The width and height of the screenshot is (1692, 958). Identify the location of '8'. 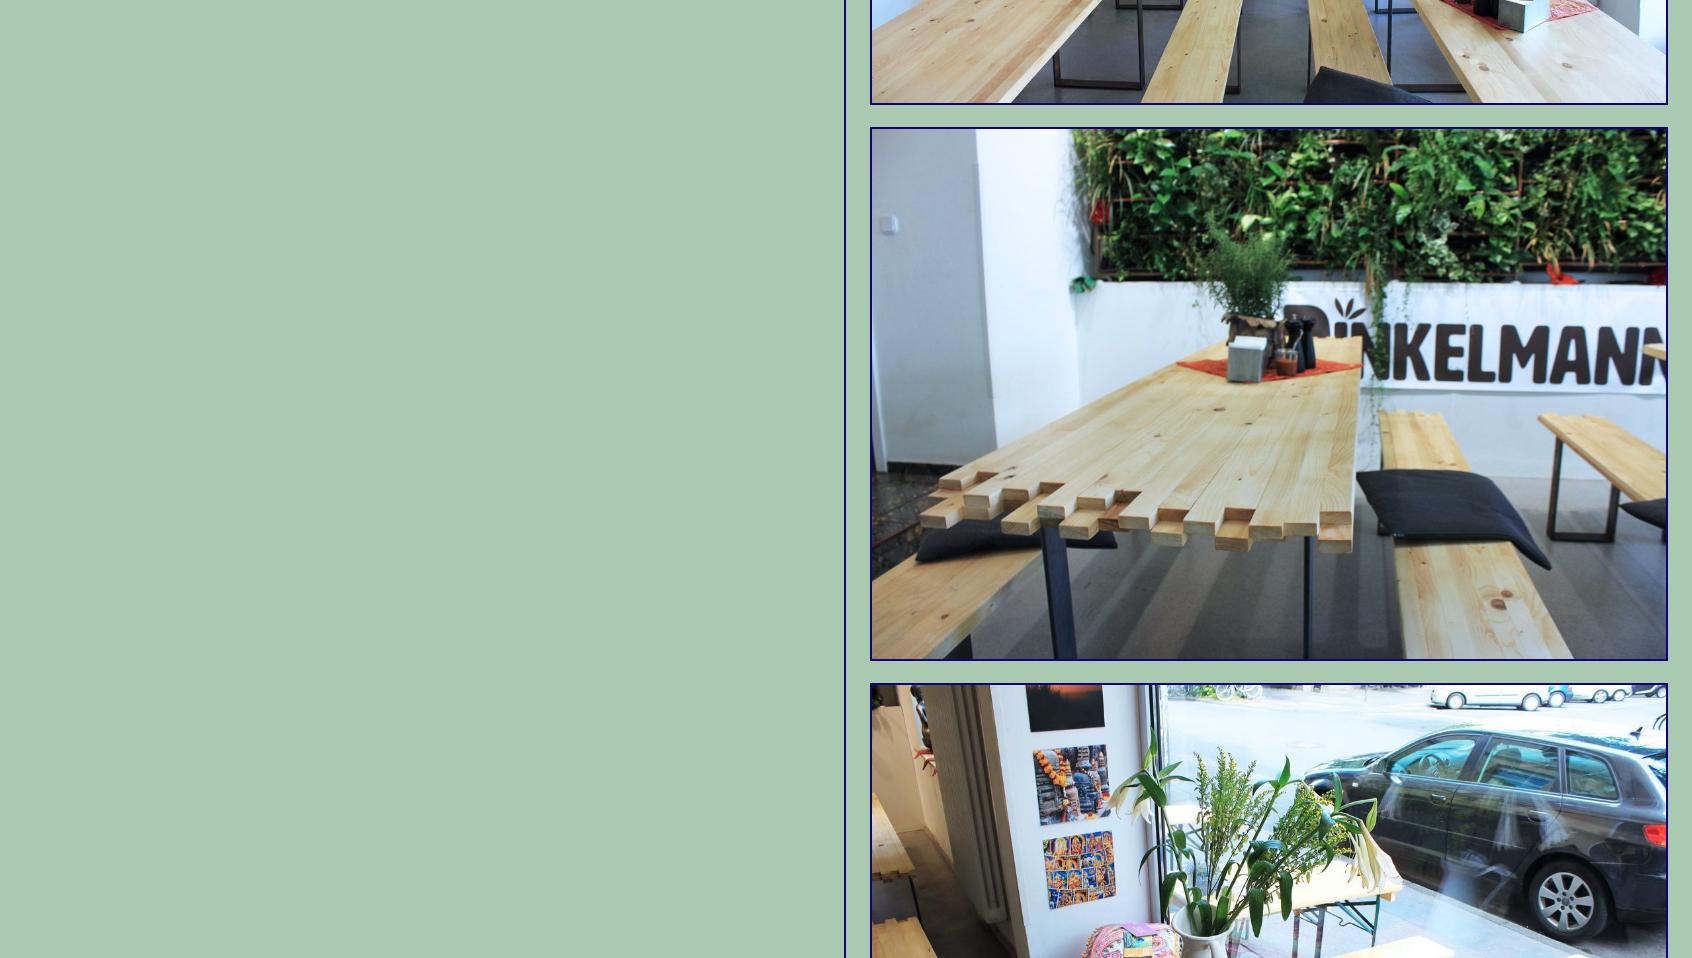
(1151, 167).